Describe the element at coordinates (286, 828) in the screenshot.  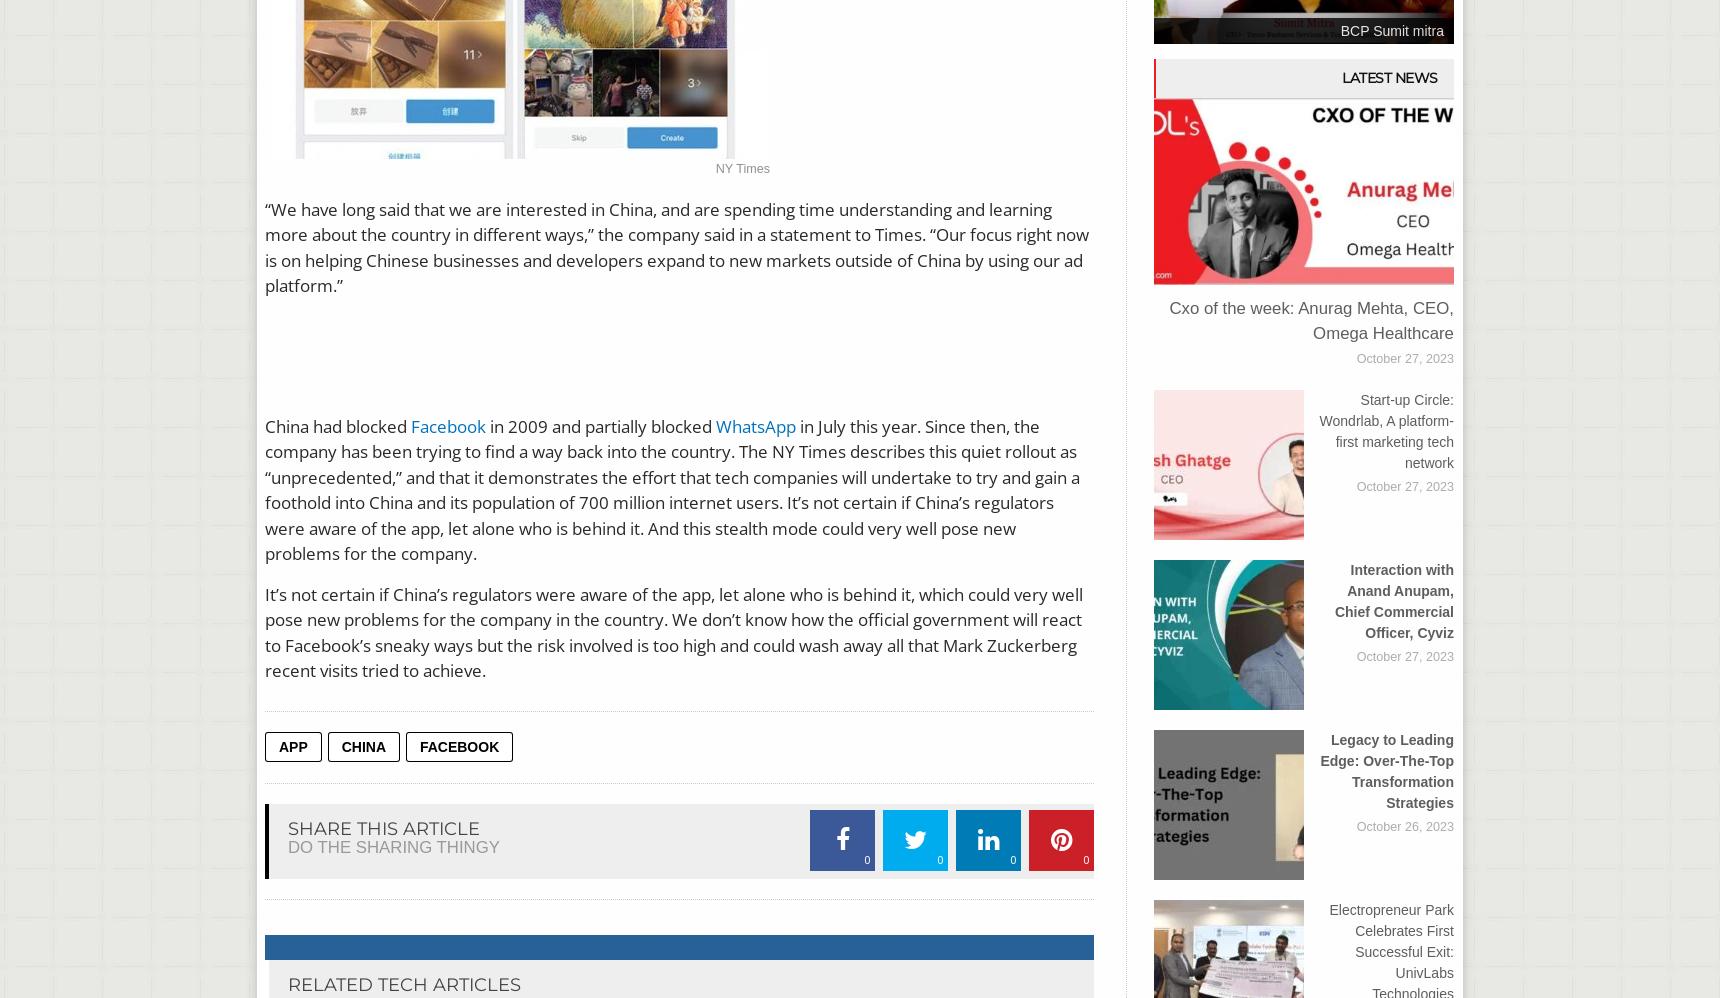
I see `'Share This Article'` at that location.